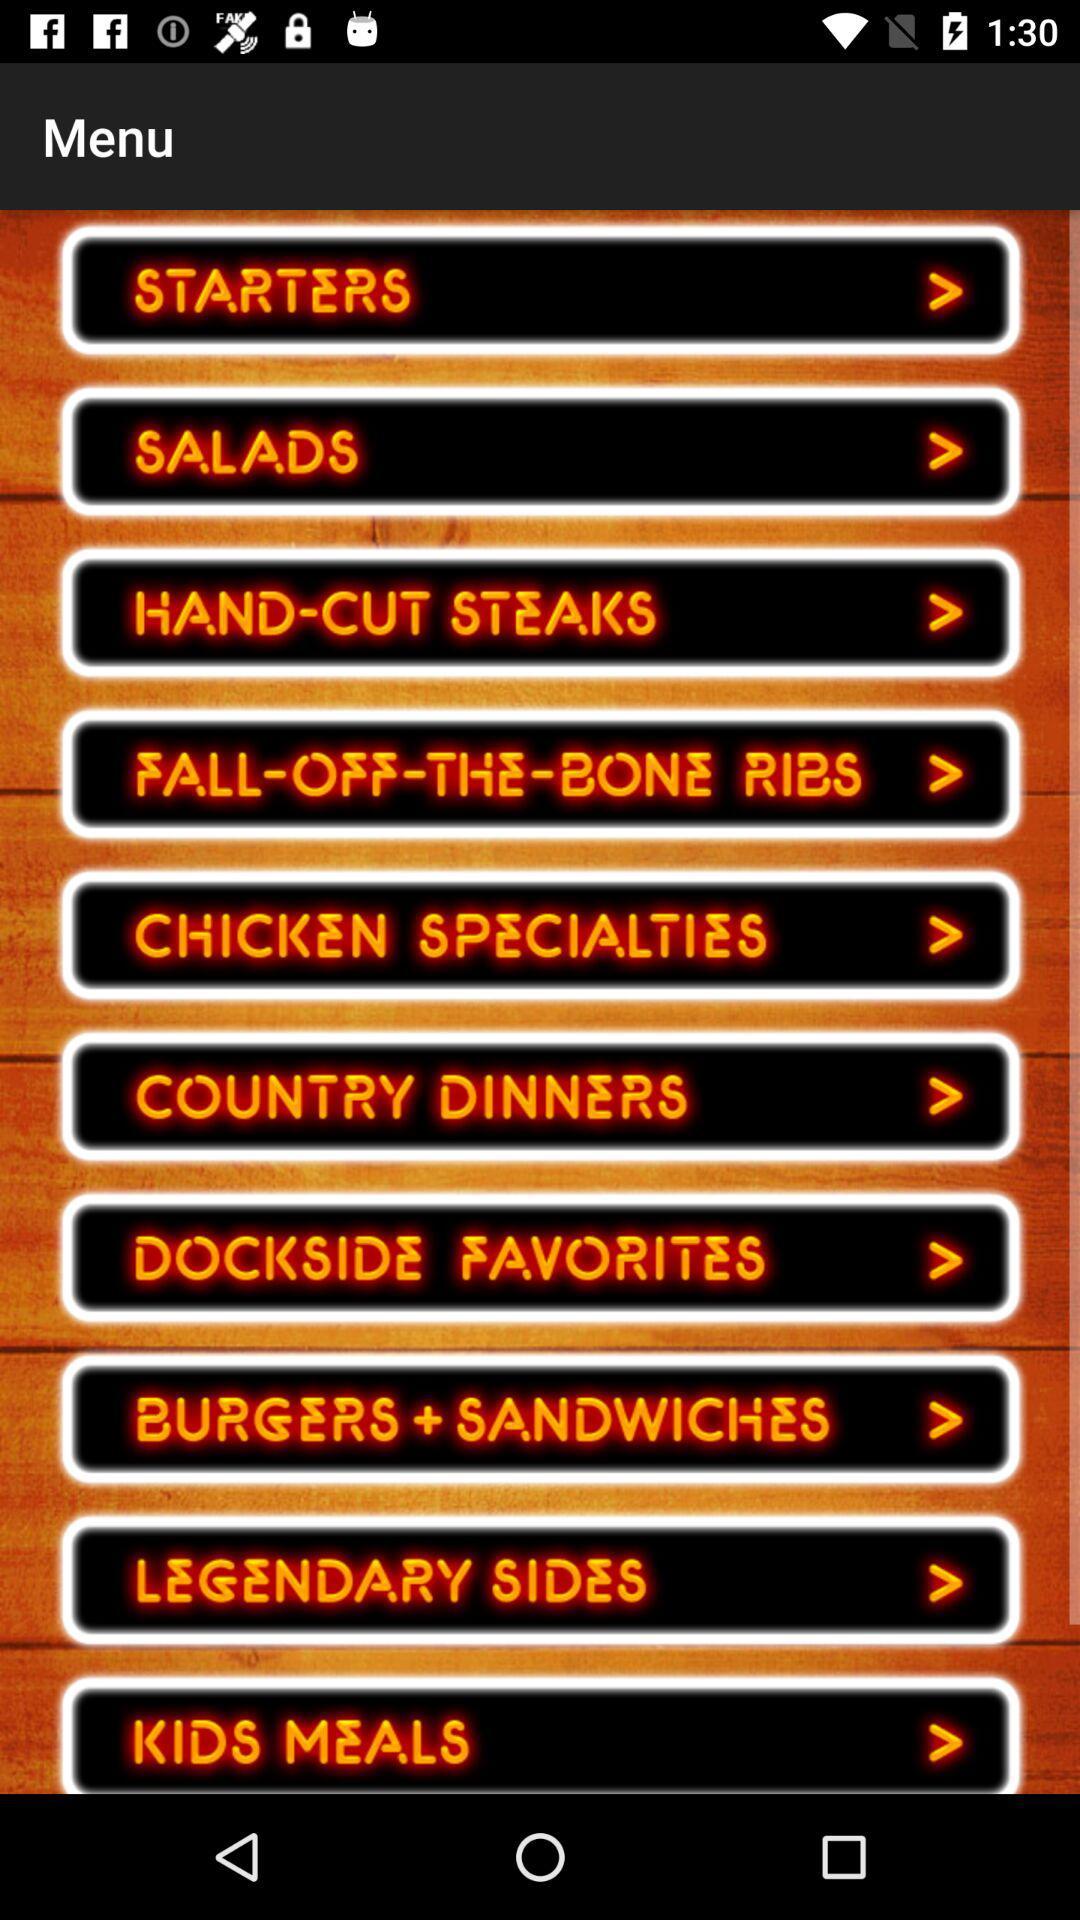  I want to click on choose food, so click(540, 1418).